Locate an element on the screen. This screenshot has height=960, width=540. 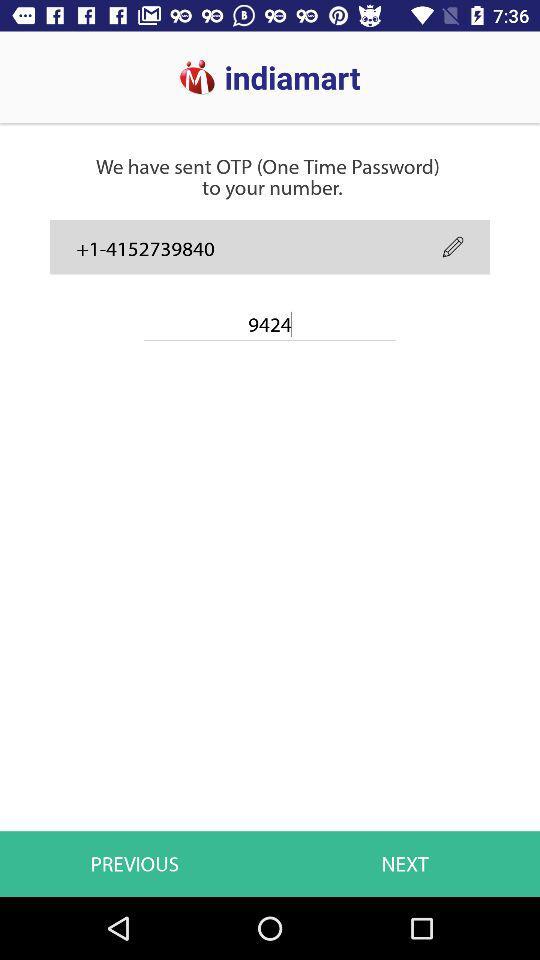
the text above phone number is located at coordinates (268, 140).